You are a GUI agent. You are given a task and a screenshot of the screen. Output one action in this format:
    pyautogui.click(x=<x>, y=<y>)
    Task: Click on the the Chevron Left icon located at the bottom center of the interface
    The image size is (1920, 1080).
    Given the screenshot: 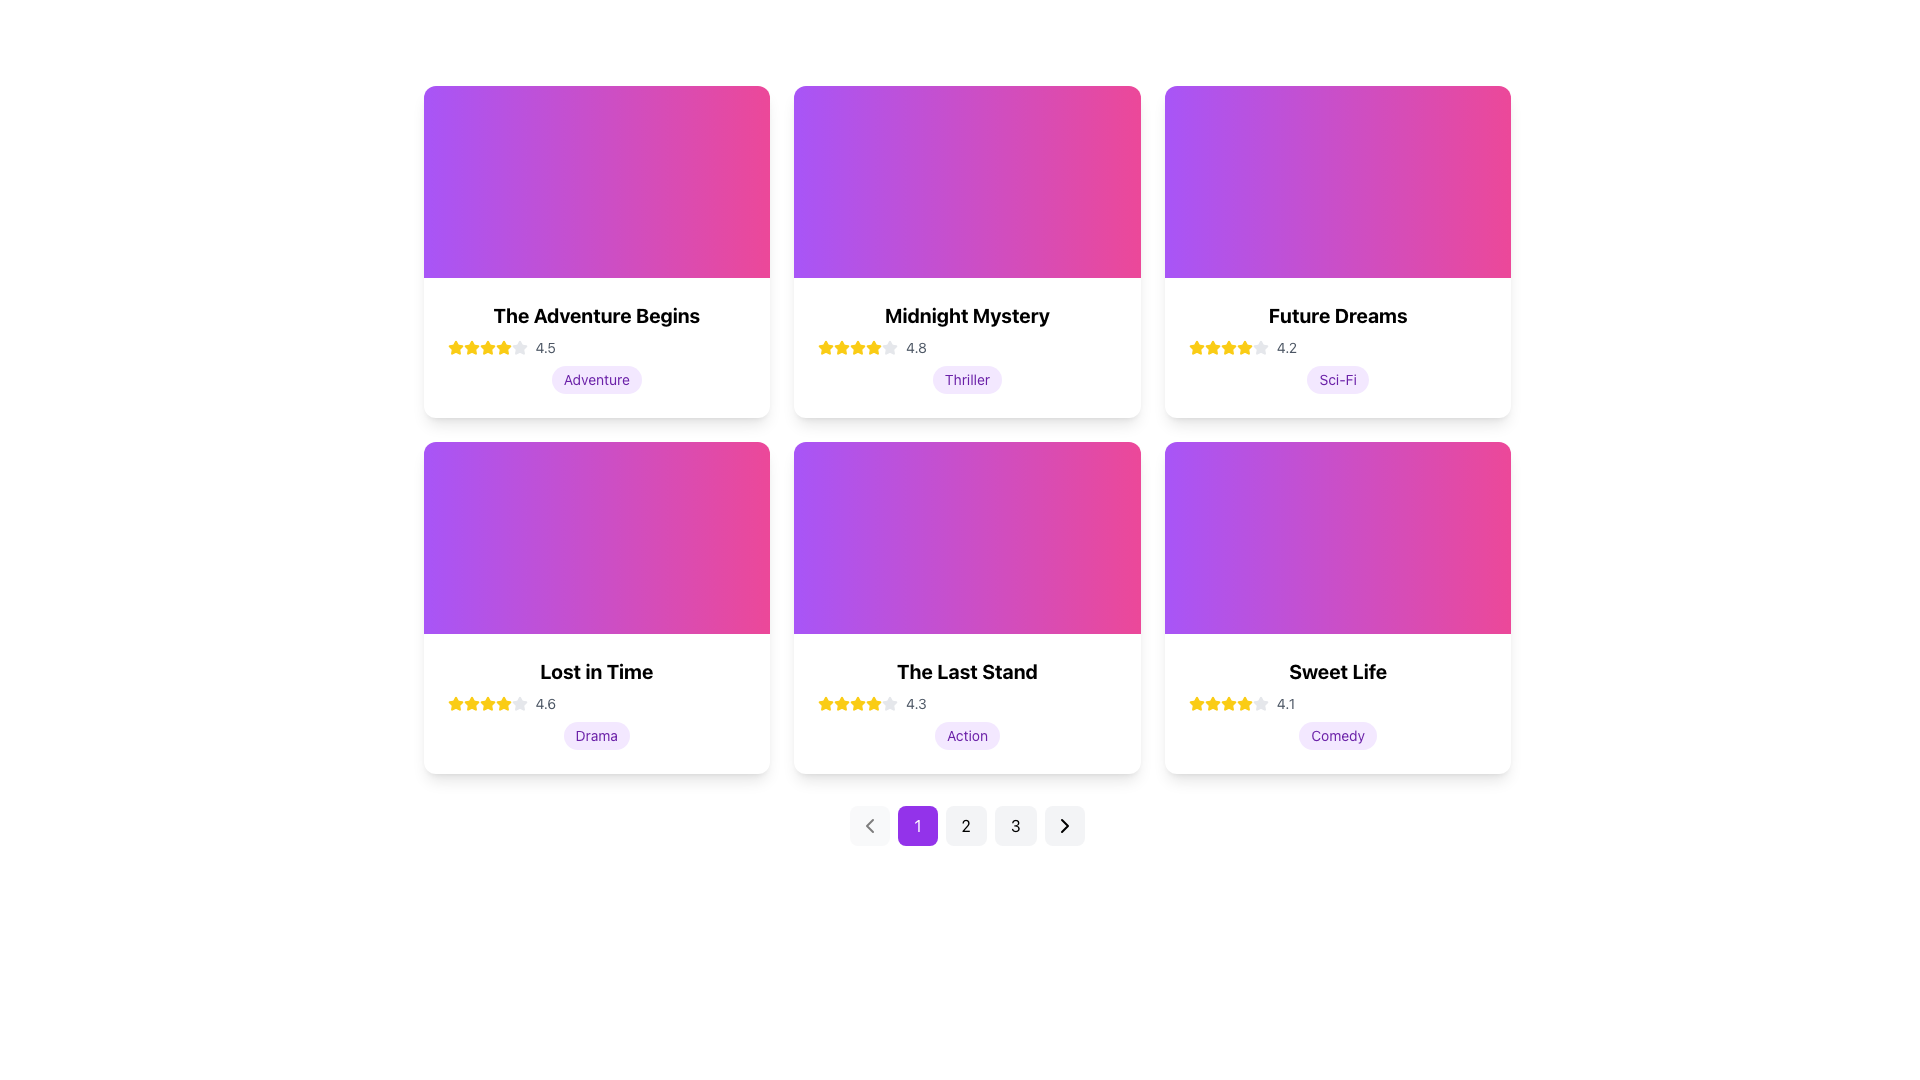 What is the action you would take?
    pyautogui.click(x=870, y=825)
    